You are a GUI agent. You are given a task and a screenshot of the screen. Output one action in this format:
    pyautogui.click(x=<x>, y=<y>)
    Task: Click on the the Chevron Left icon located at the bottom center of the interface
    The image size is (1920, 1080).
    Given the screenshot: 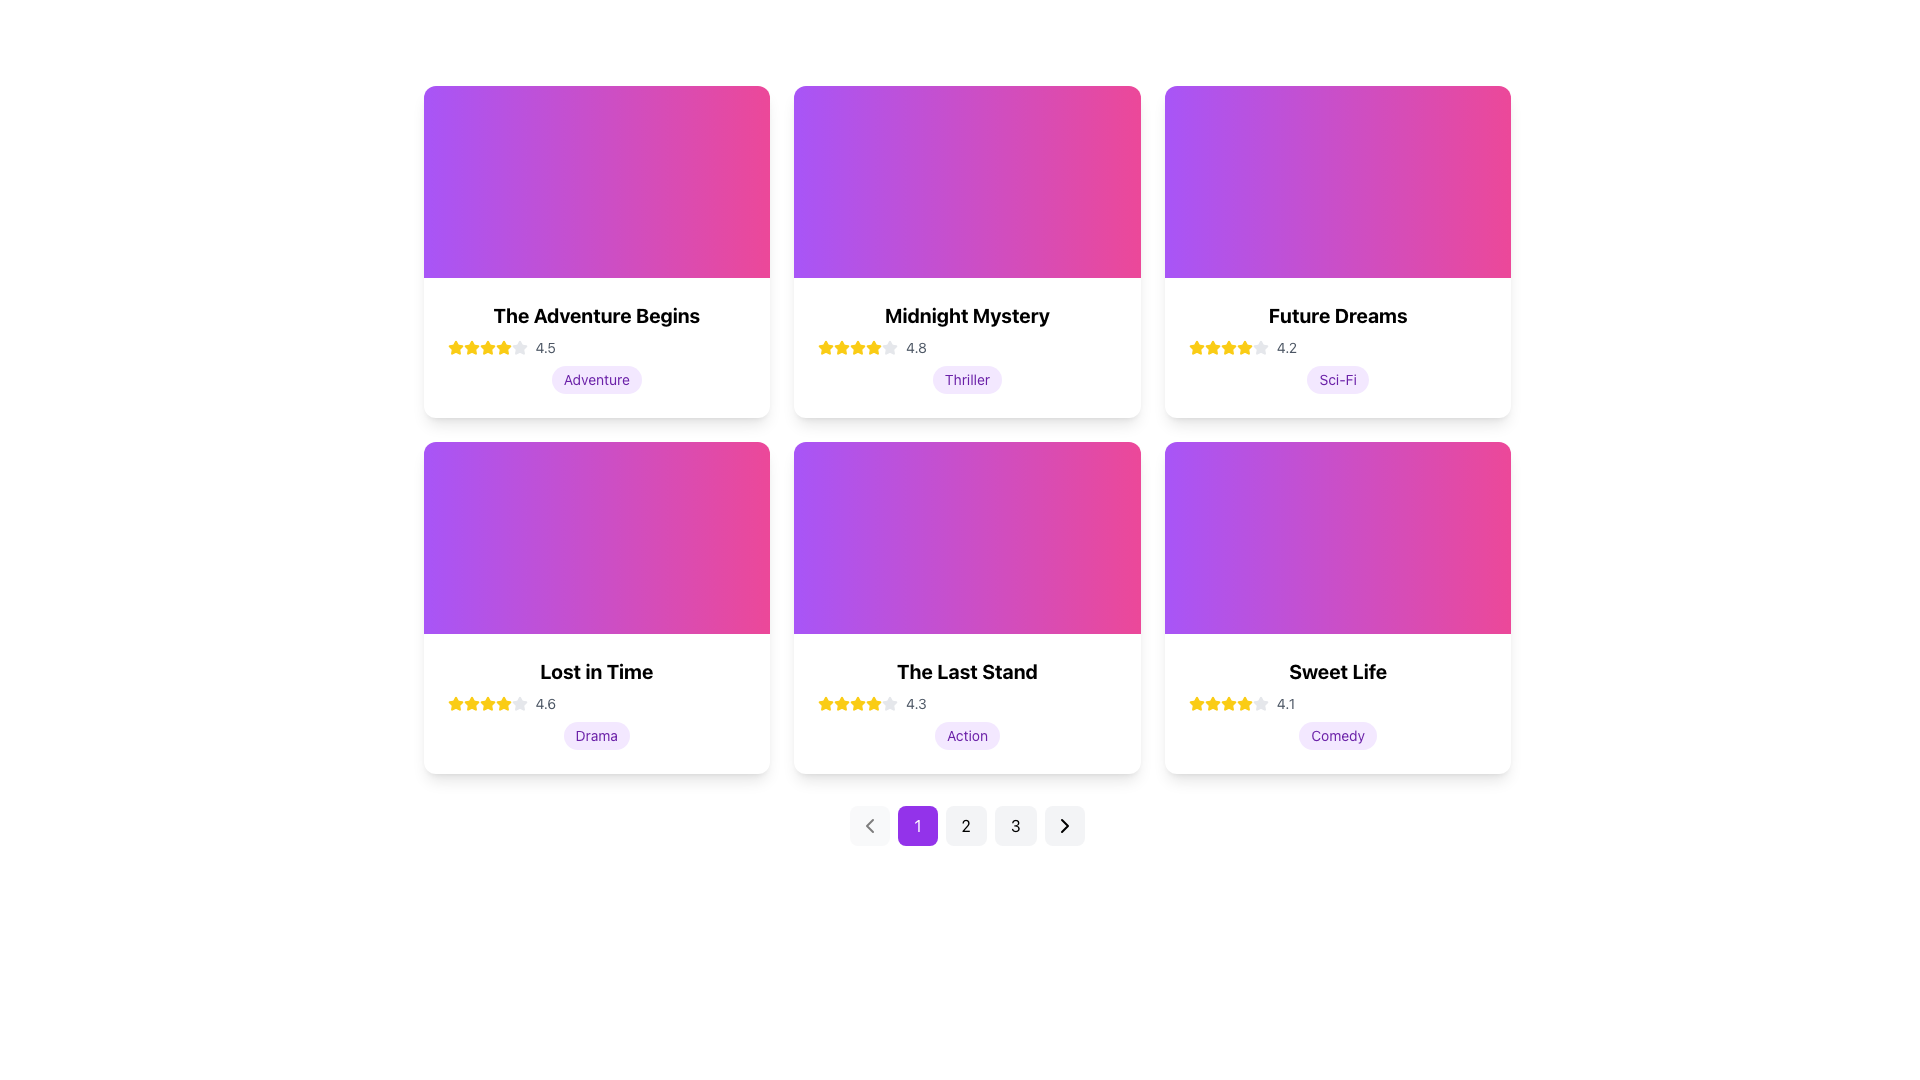 What is the action you would take?
    pyautogui.click(x=870, y=825)
    